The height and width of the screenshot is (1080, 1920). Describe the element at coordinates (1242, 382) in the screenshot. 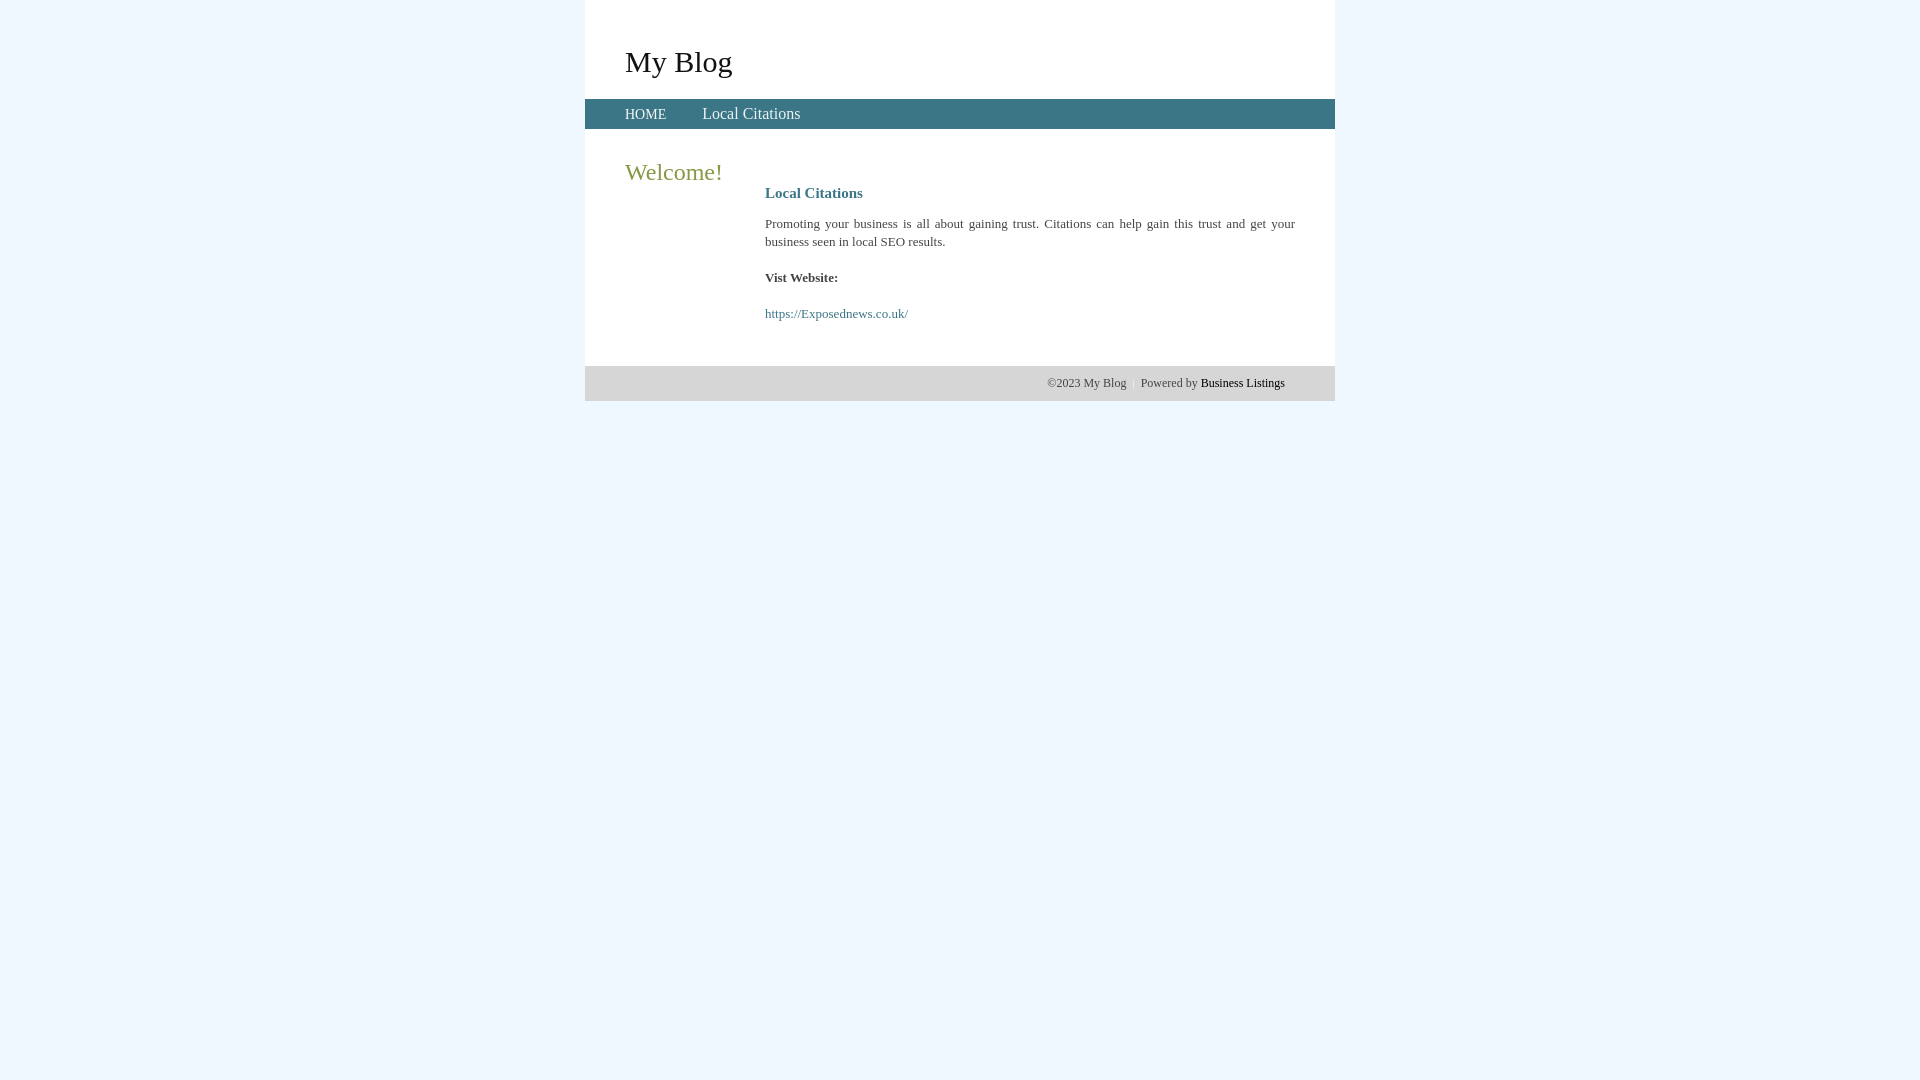

I see `'Business Listings'` at that location.